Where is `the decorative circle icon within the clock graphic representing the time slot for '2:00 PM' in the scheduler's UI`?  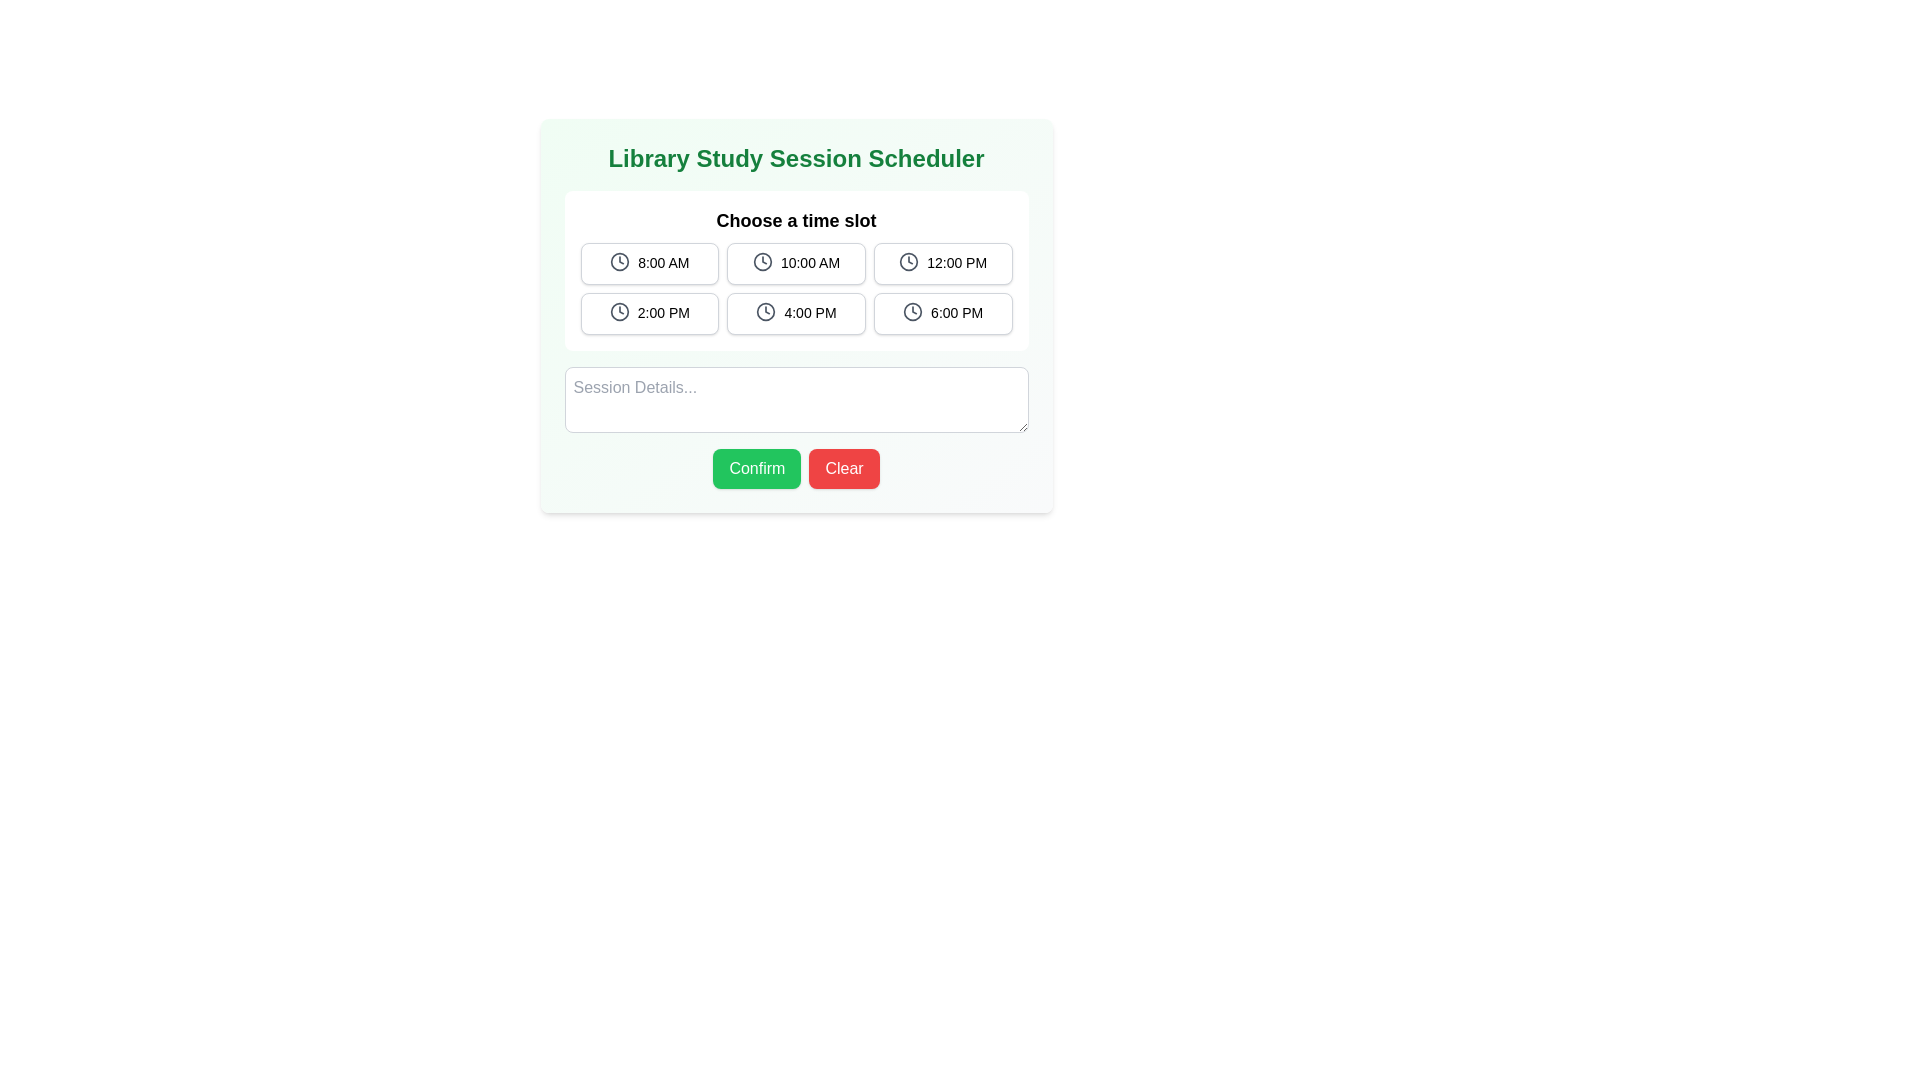 the decorative circle icon within the clock graphic representing the time slot for '2:00 PM' in the scheduler's UI is located at coordinates (618, 312).